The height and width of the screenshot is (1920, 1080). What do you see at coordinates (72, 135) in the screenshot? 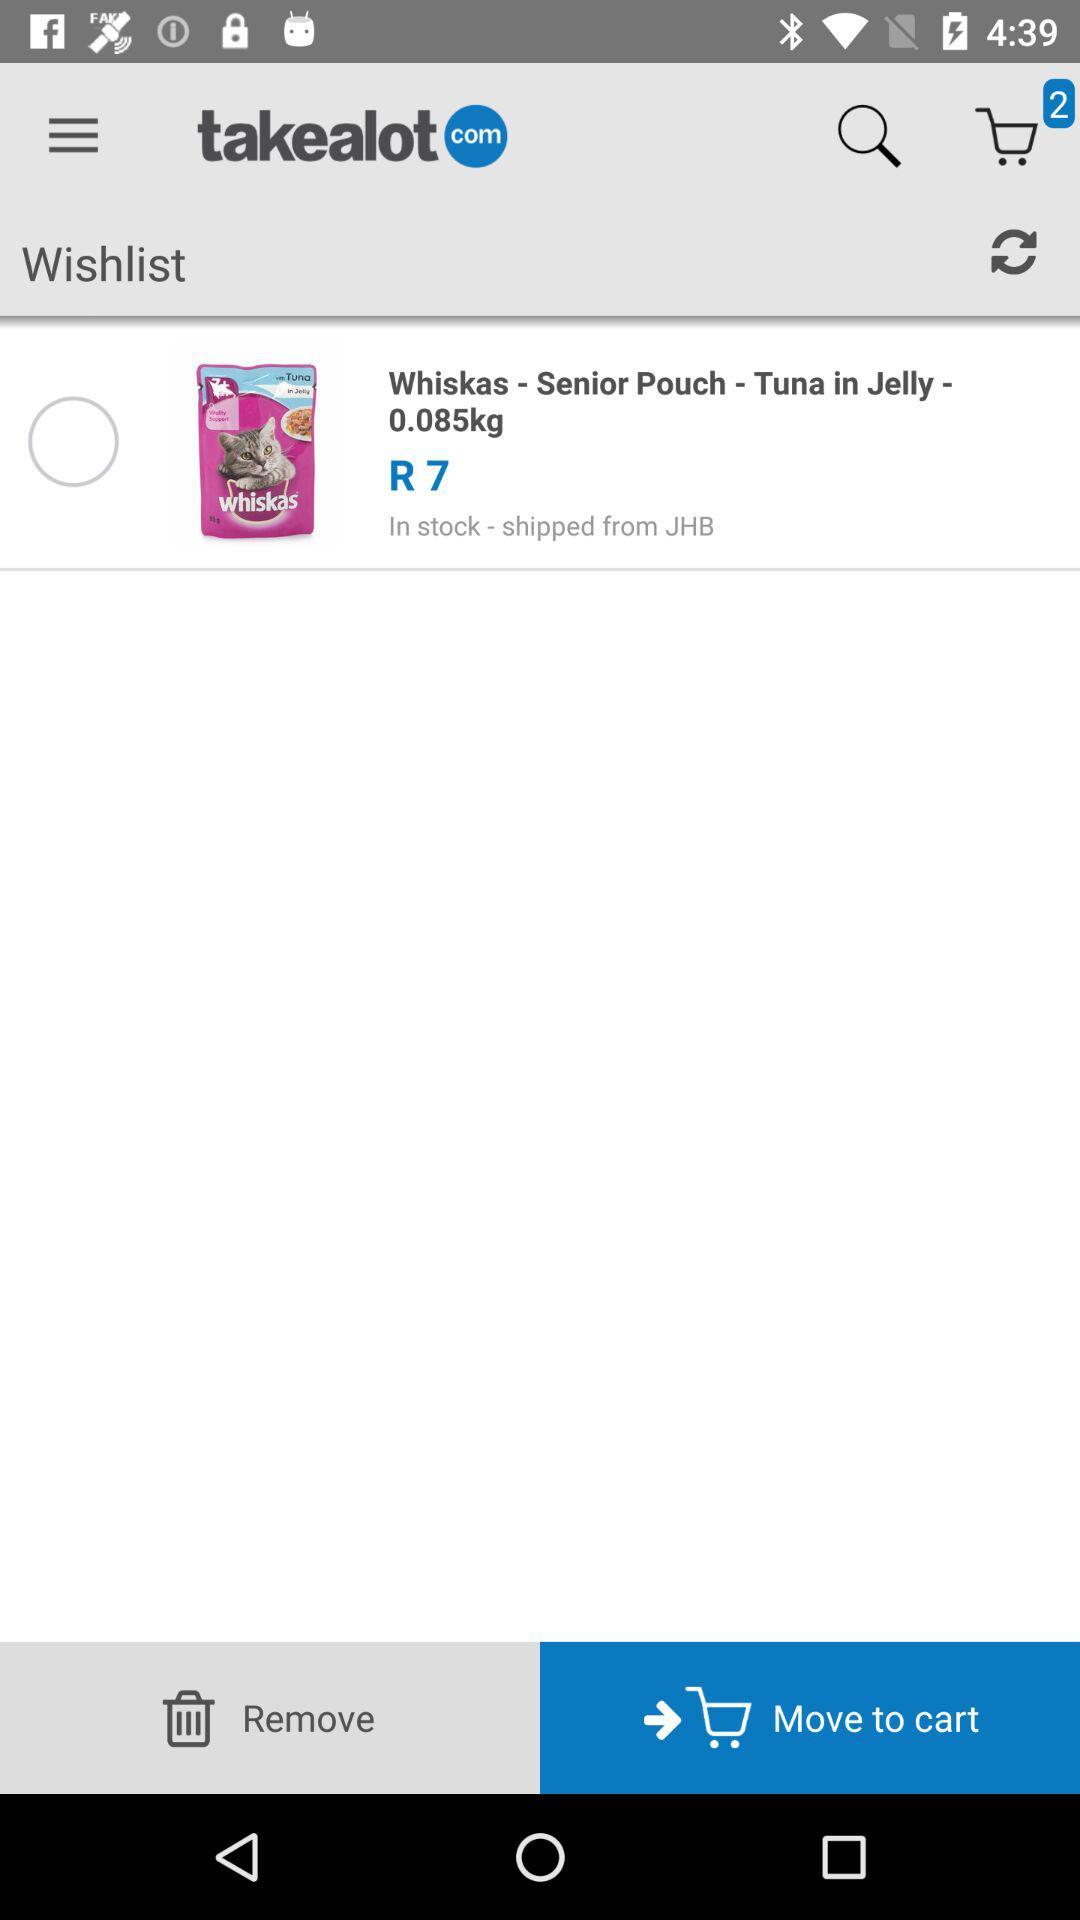
I see `icon above the wishlist icon` at bounding box center [72, 135].